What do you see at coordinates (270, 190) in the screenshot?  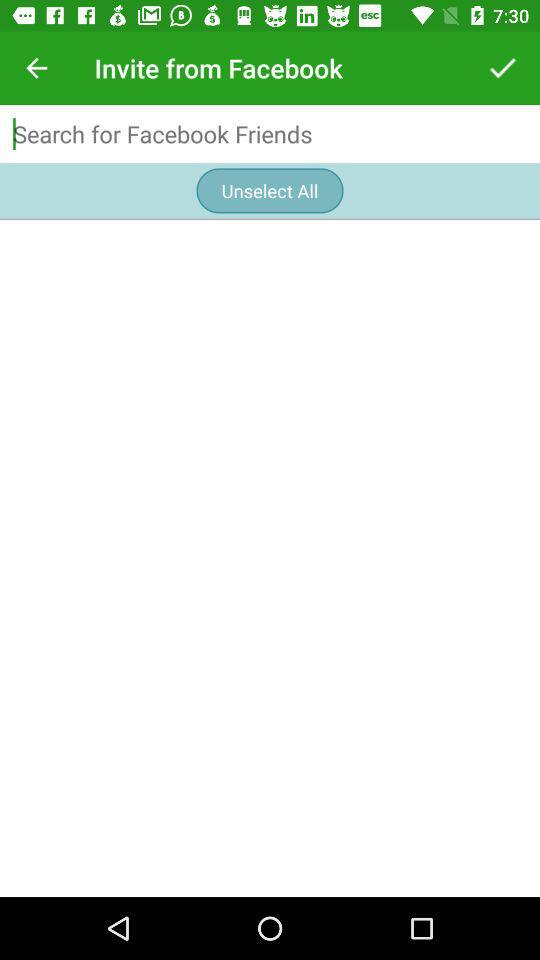 I see `unselect all` at bounding box center [270, 190].